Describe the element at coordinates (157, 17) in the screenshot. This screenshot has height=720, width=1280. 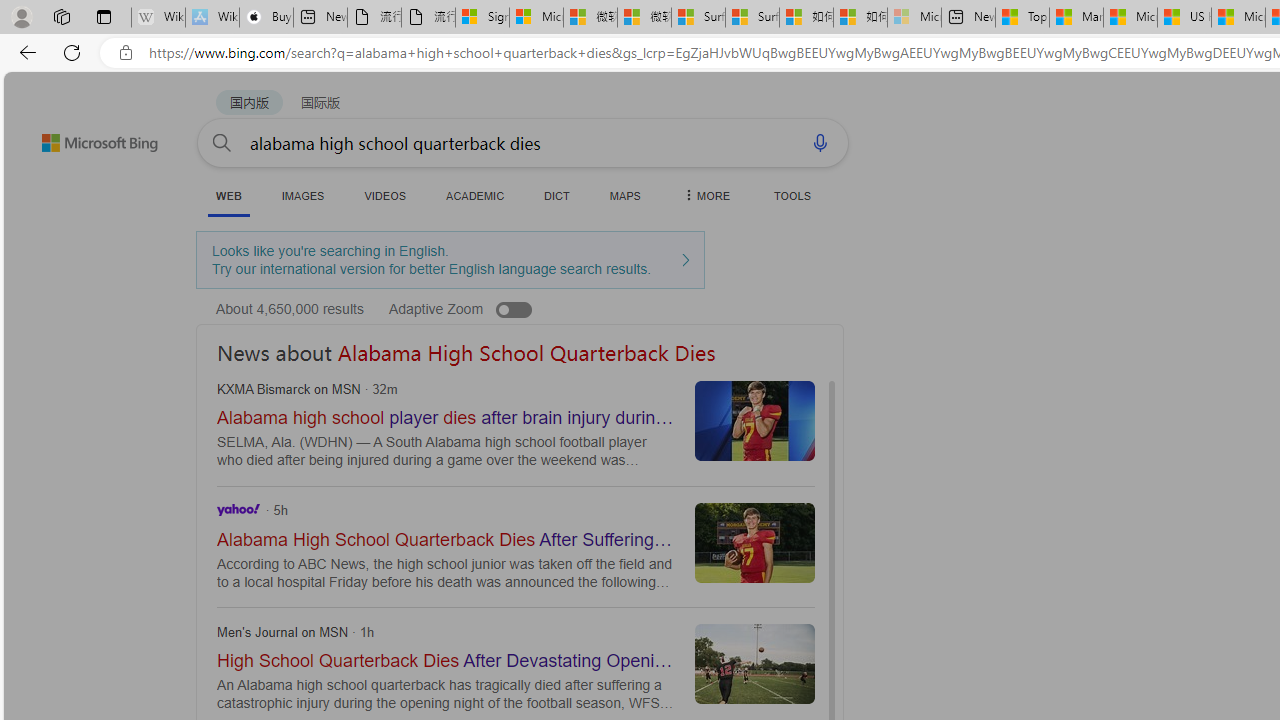
I see `'Wikipedia - Sleeping'` at that location.